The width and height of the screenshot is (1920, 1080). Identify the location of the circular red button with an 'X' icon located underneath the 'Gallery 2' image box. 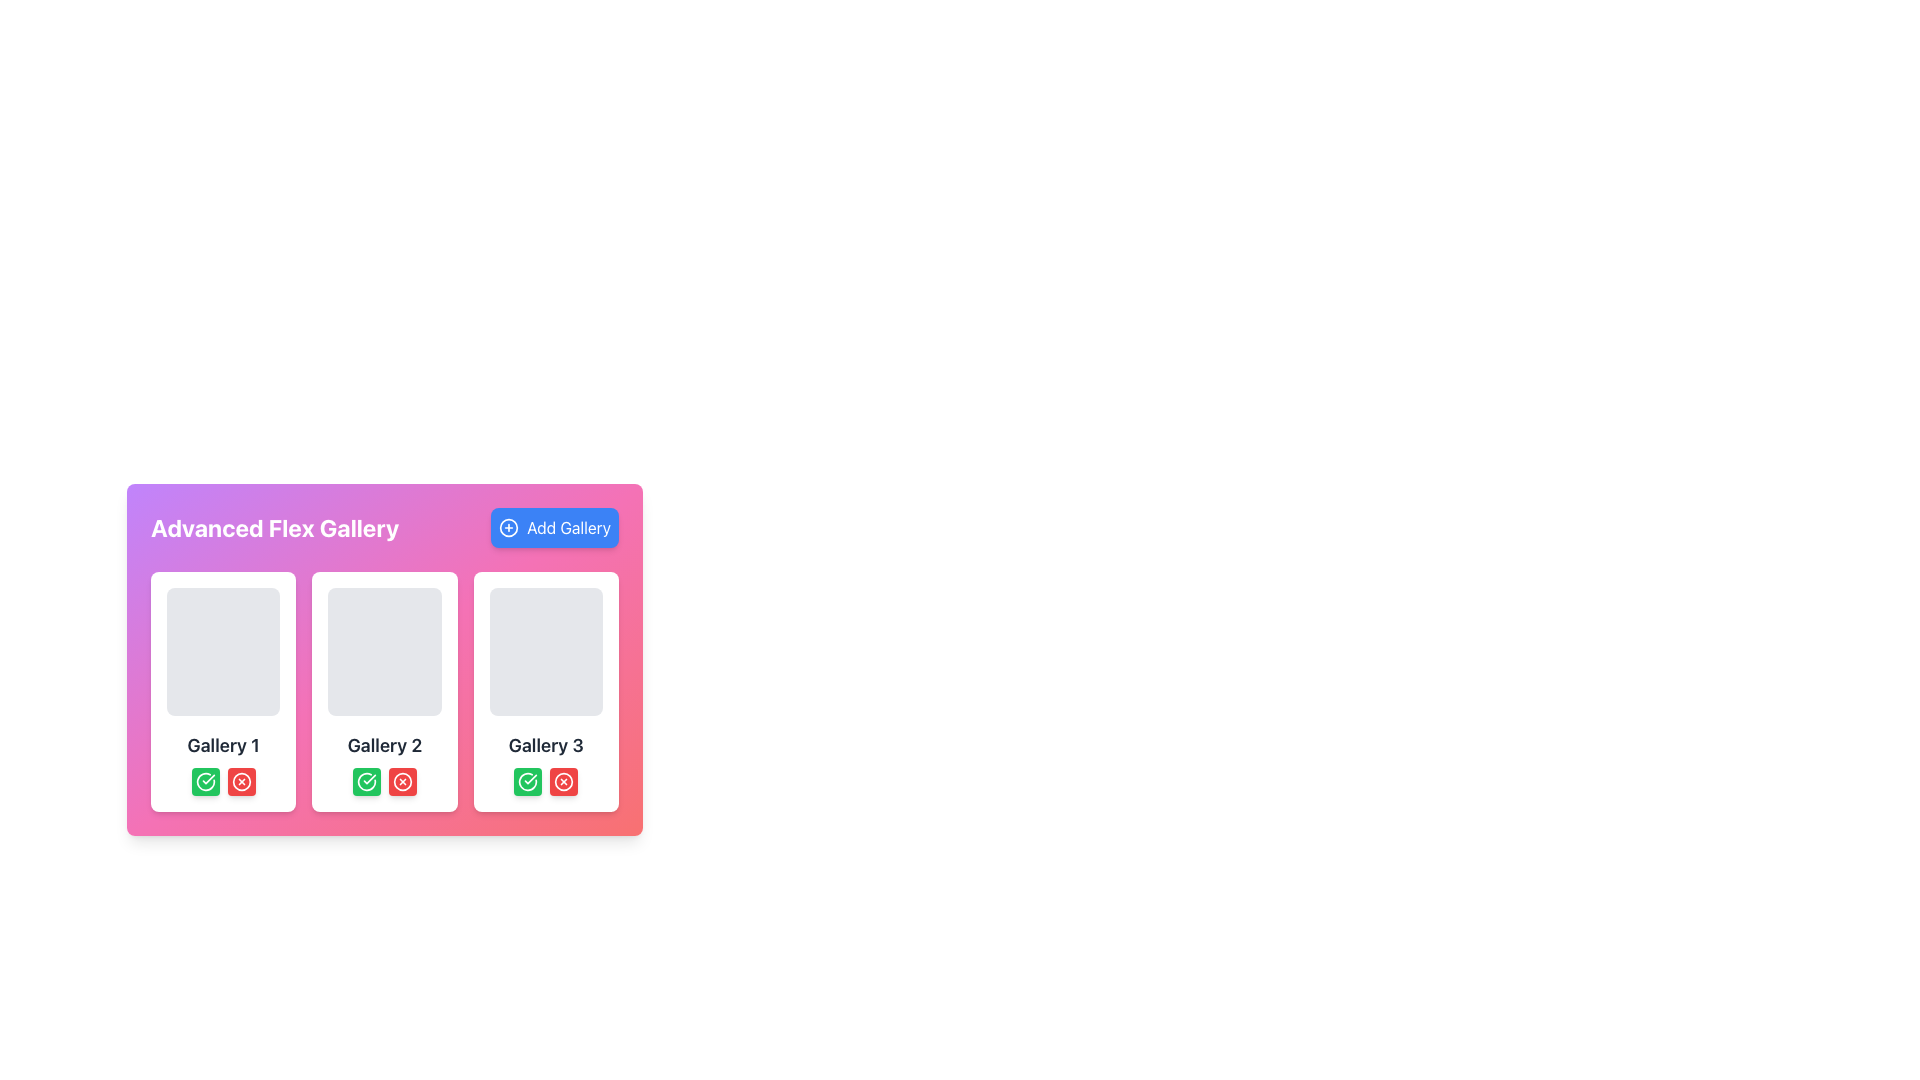
(402, 781).